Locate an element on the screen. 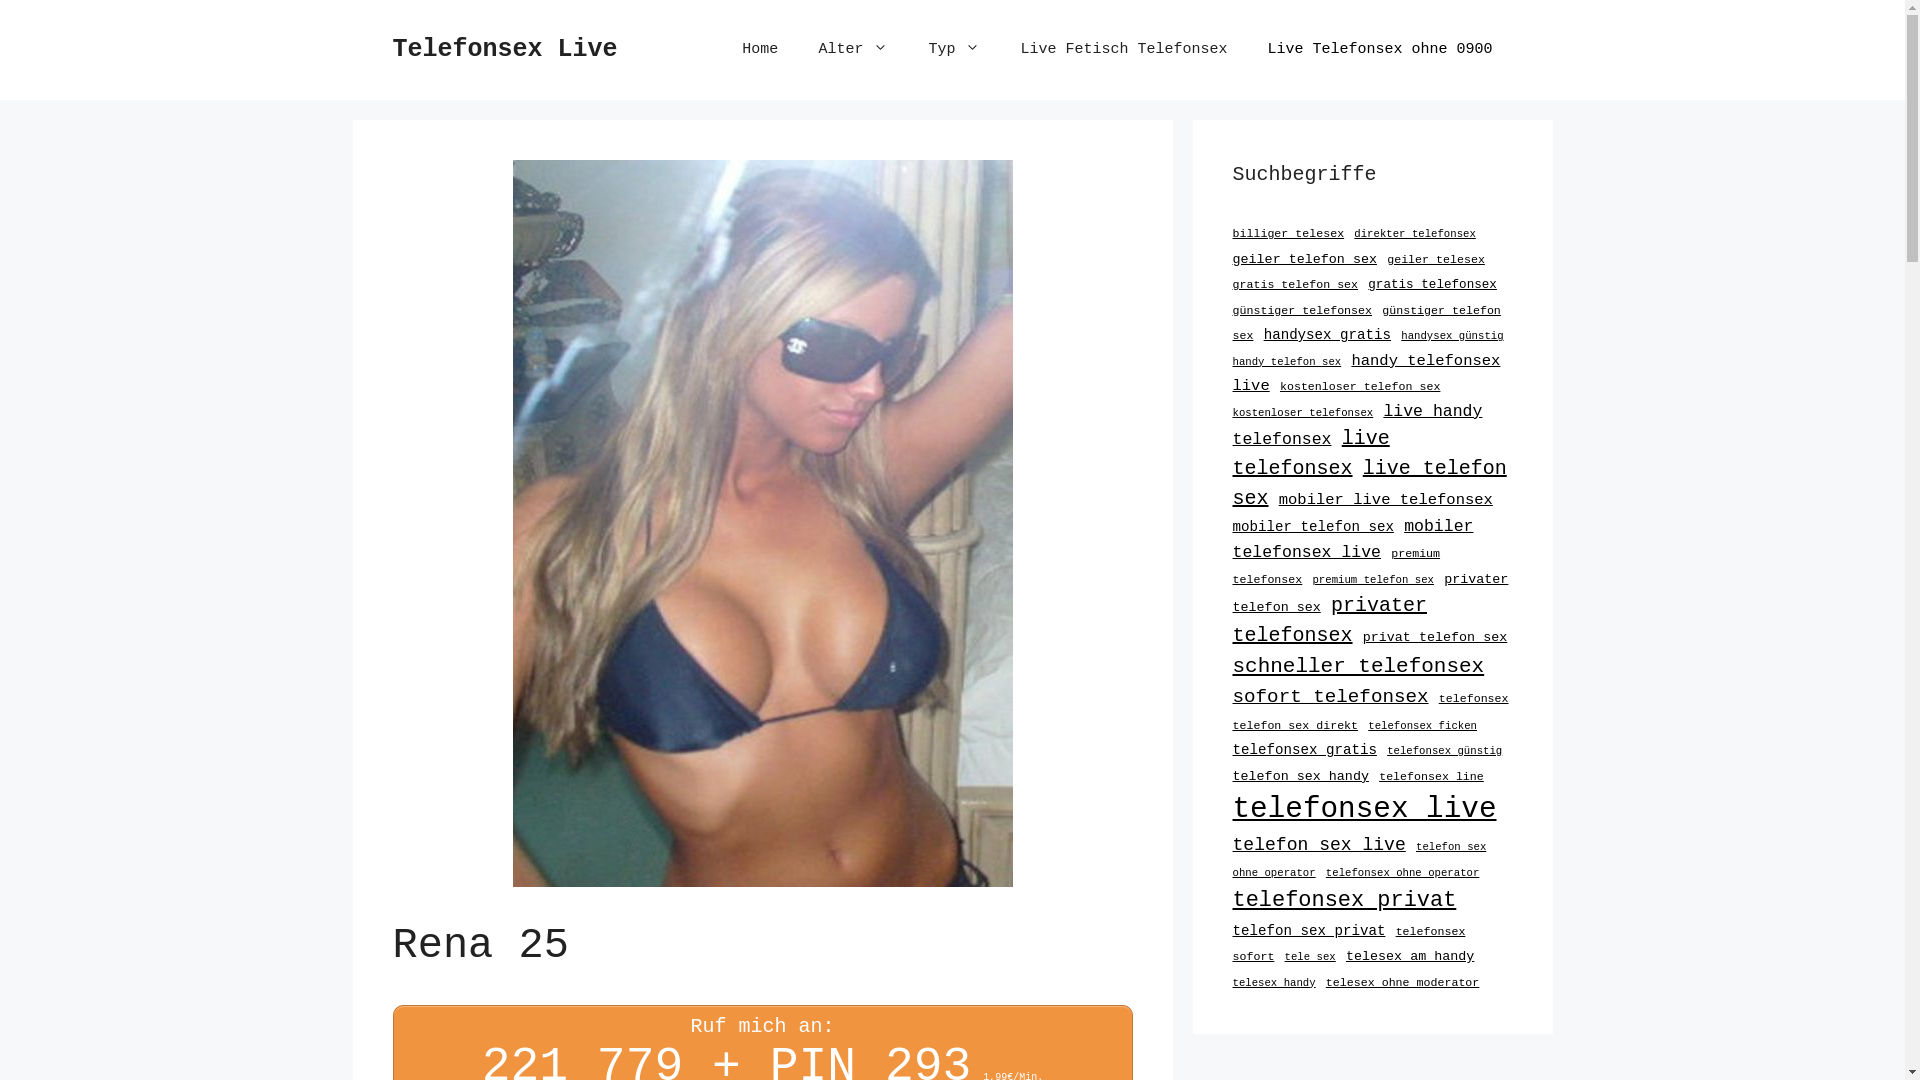  'telefonsex' is located at coordinates (1473, 697).